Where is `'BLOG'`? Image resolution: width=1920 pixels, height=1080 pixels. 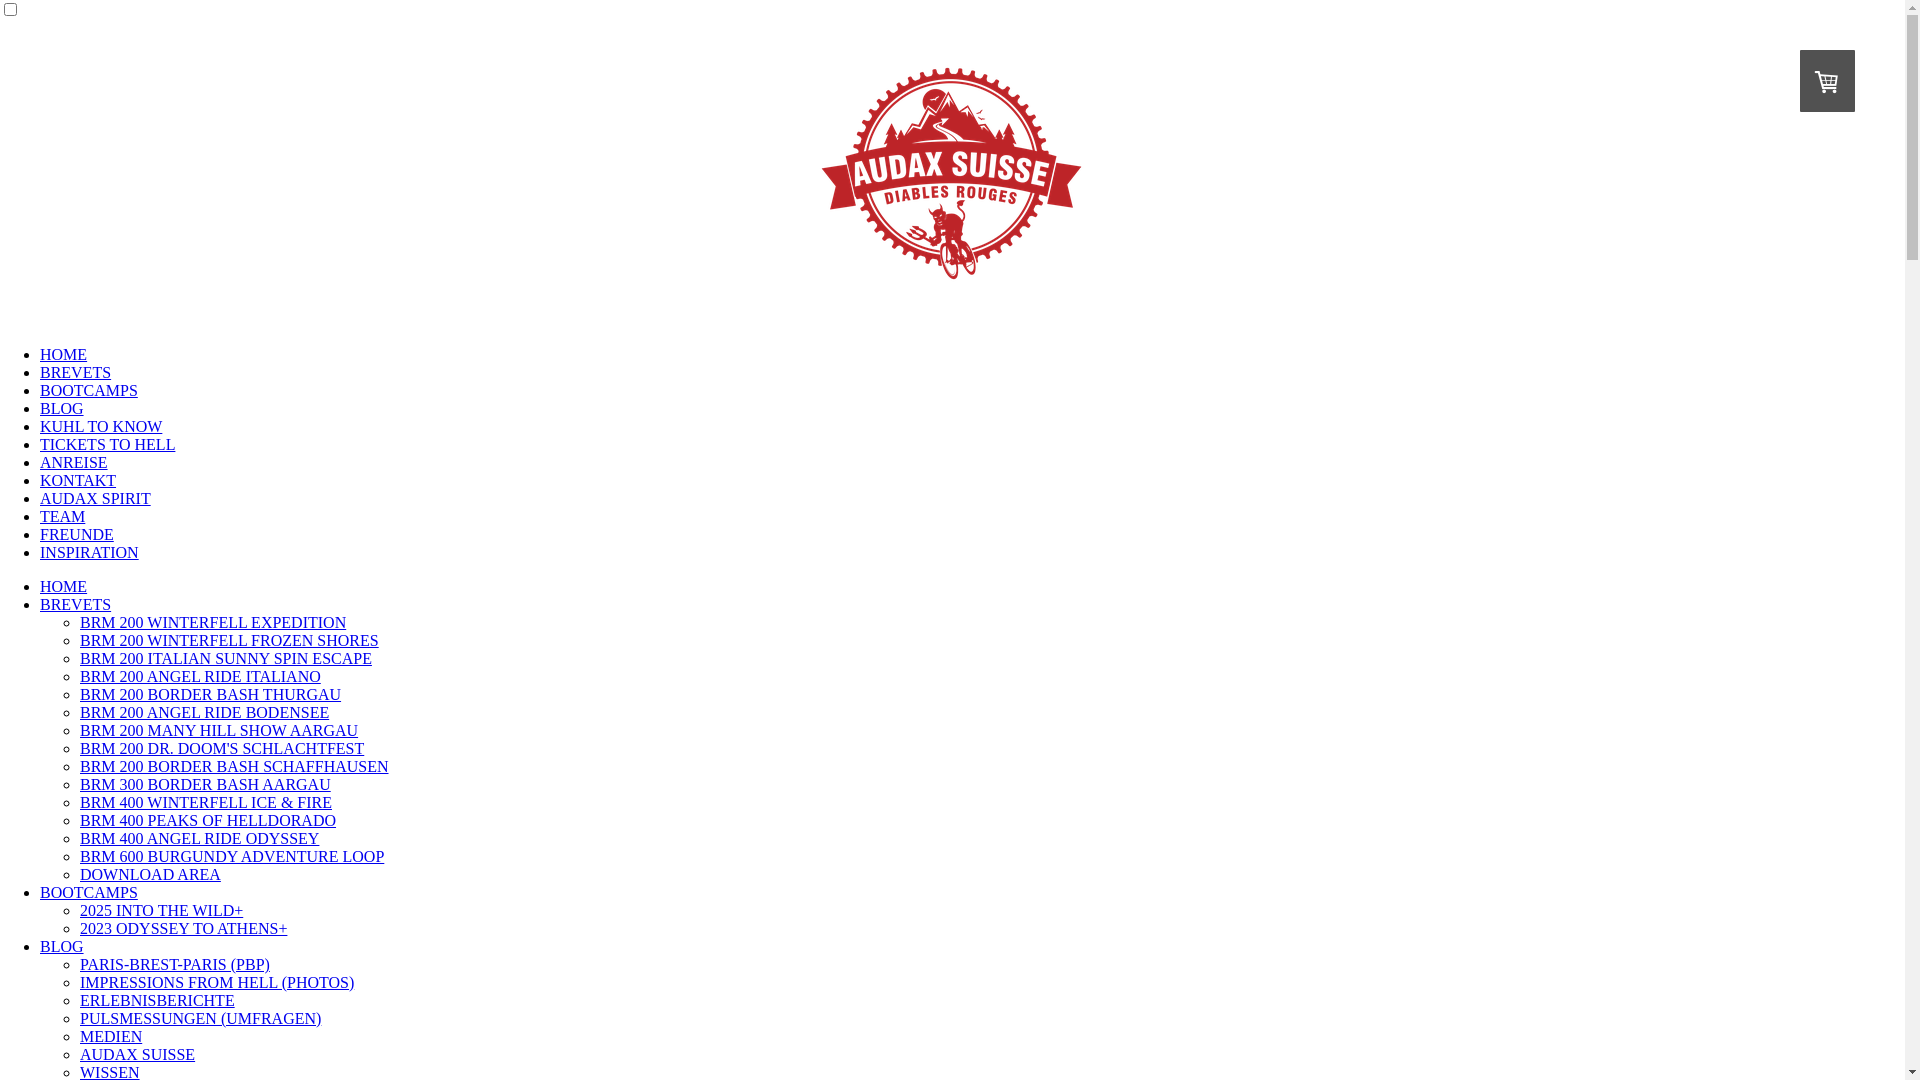 'BLOG' is located at coordinates (62, 945).